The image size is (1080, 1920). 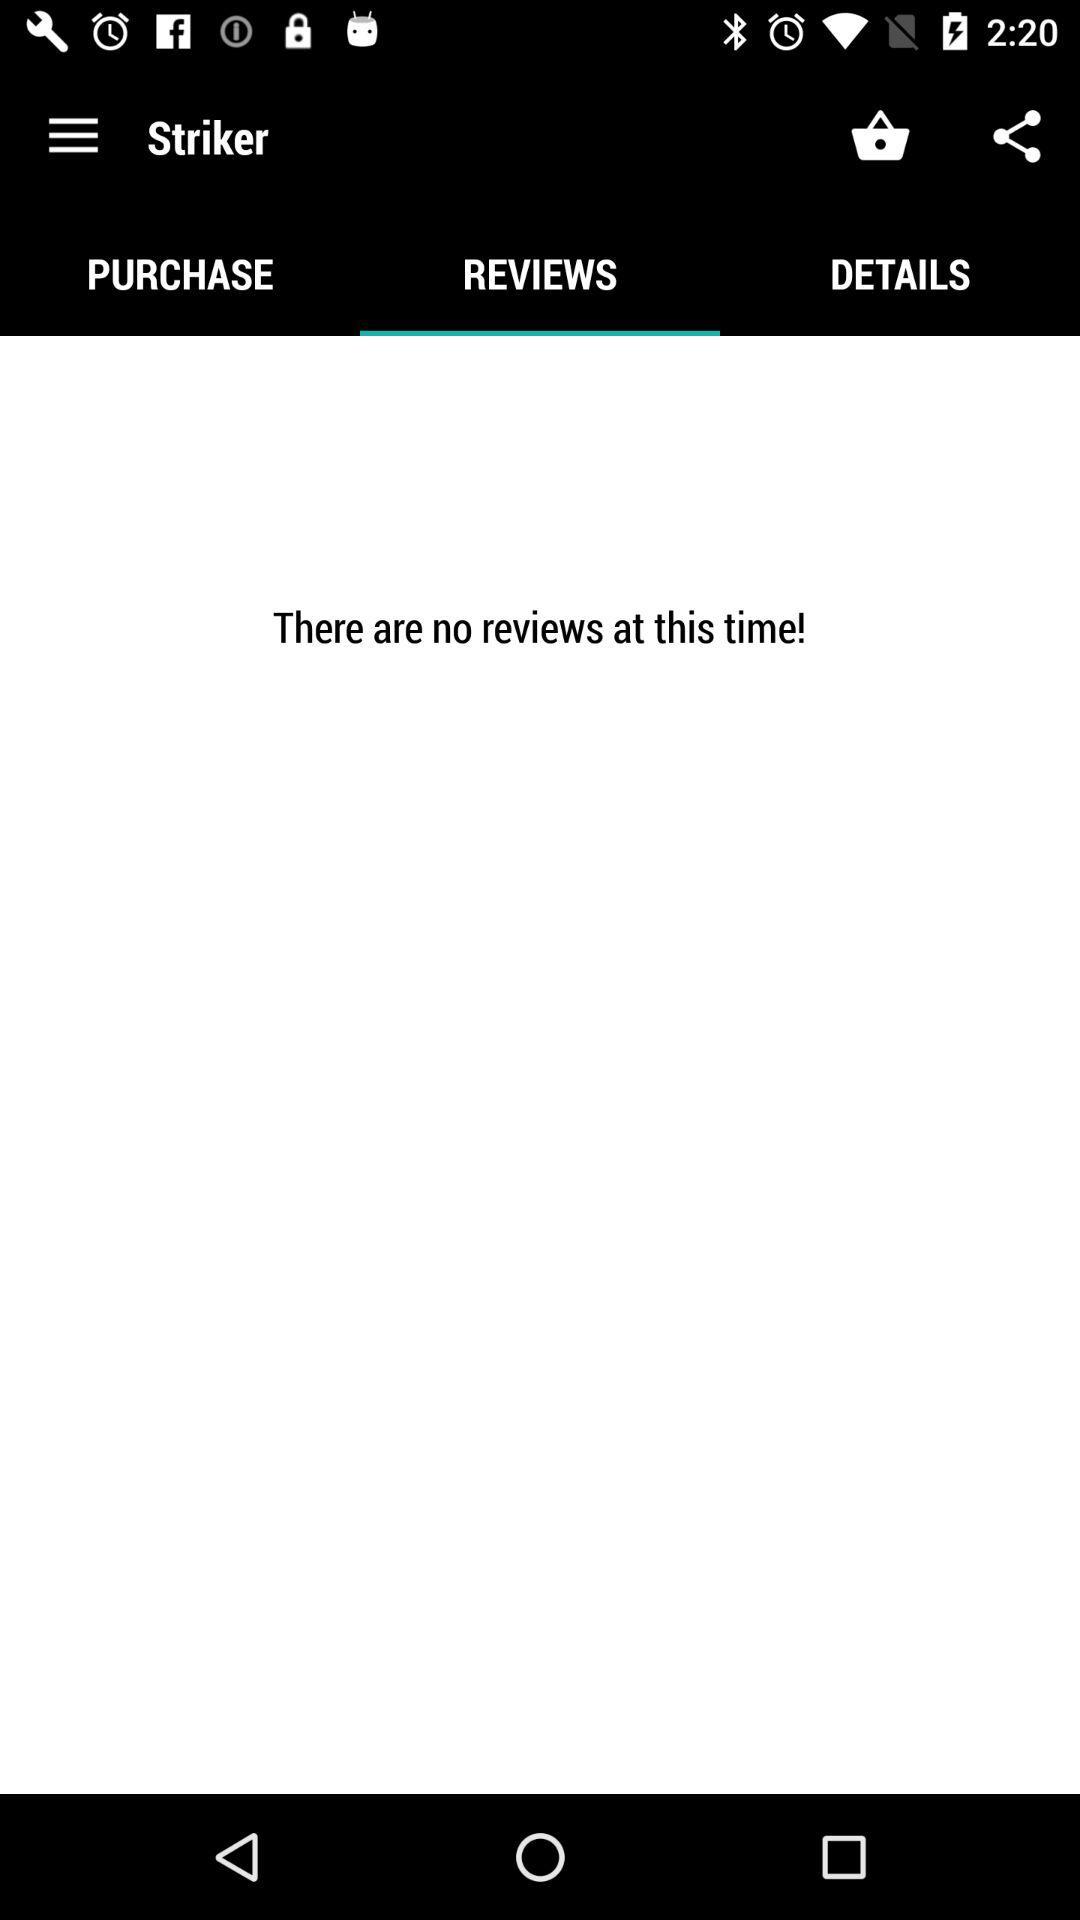 What do you see at coordinates (72, 135) in the screenshot?
I see `the item next to the striker` at bounding box center [72, 135].